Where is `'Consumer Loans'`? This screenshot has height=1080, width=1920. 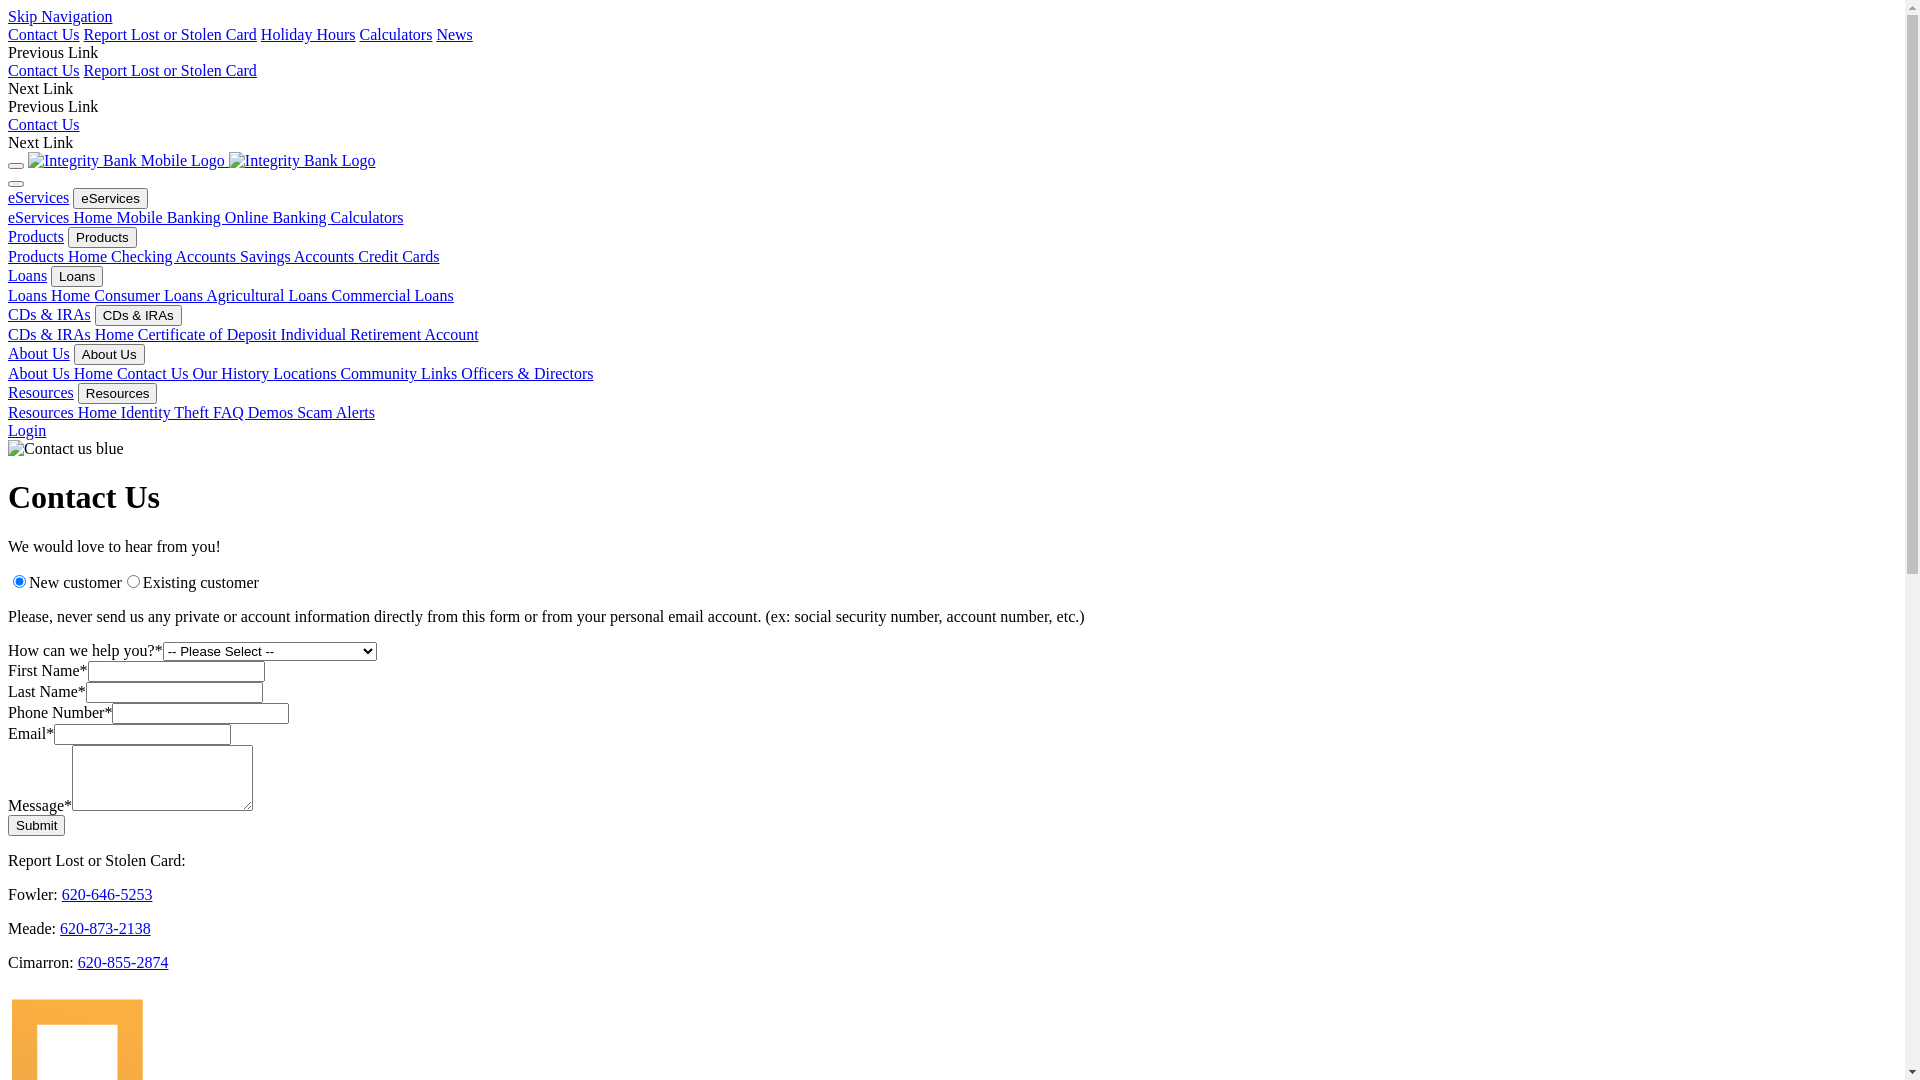
'Consumer Loans' is located at coordinates (148, 295).